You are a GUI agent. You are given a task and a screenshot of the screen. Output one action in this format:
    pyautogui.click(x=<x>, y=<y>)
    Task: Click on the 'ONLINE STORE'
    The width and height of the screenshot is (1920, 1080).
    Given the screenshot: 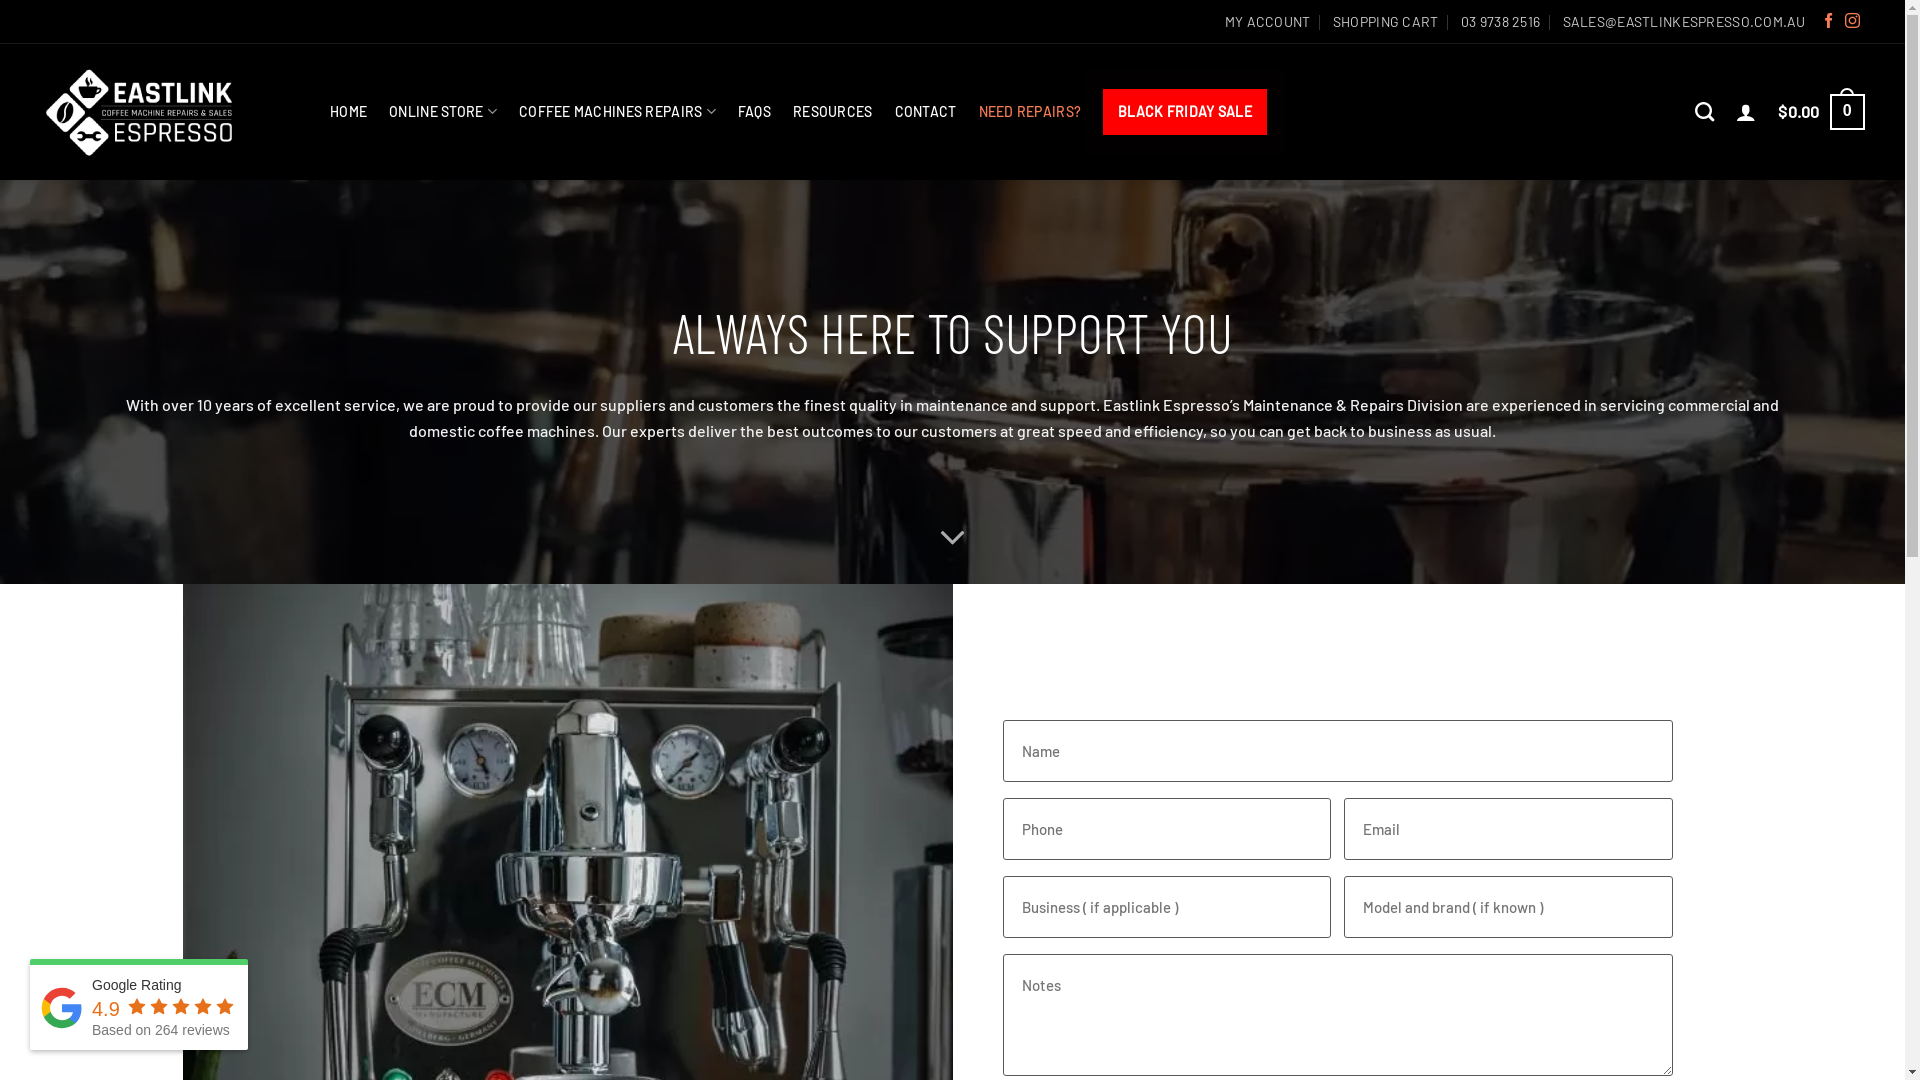 What is the action you would take?
    pyautogui.click(x=441, y=111)
    